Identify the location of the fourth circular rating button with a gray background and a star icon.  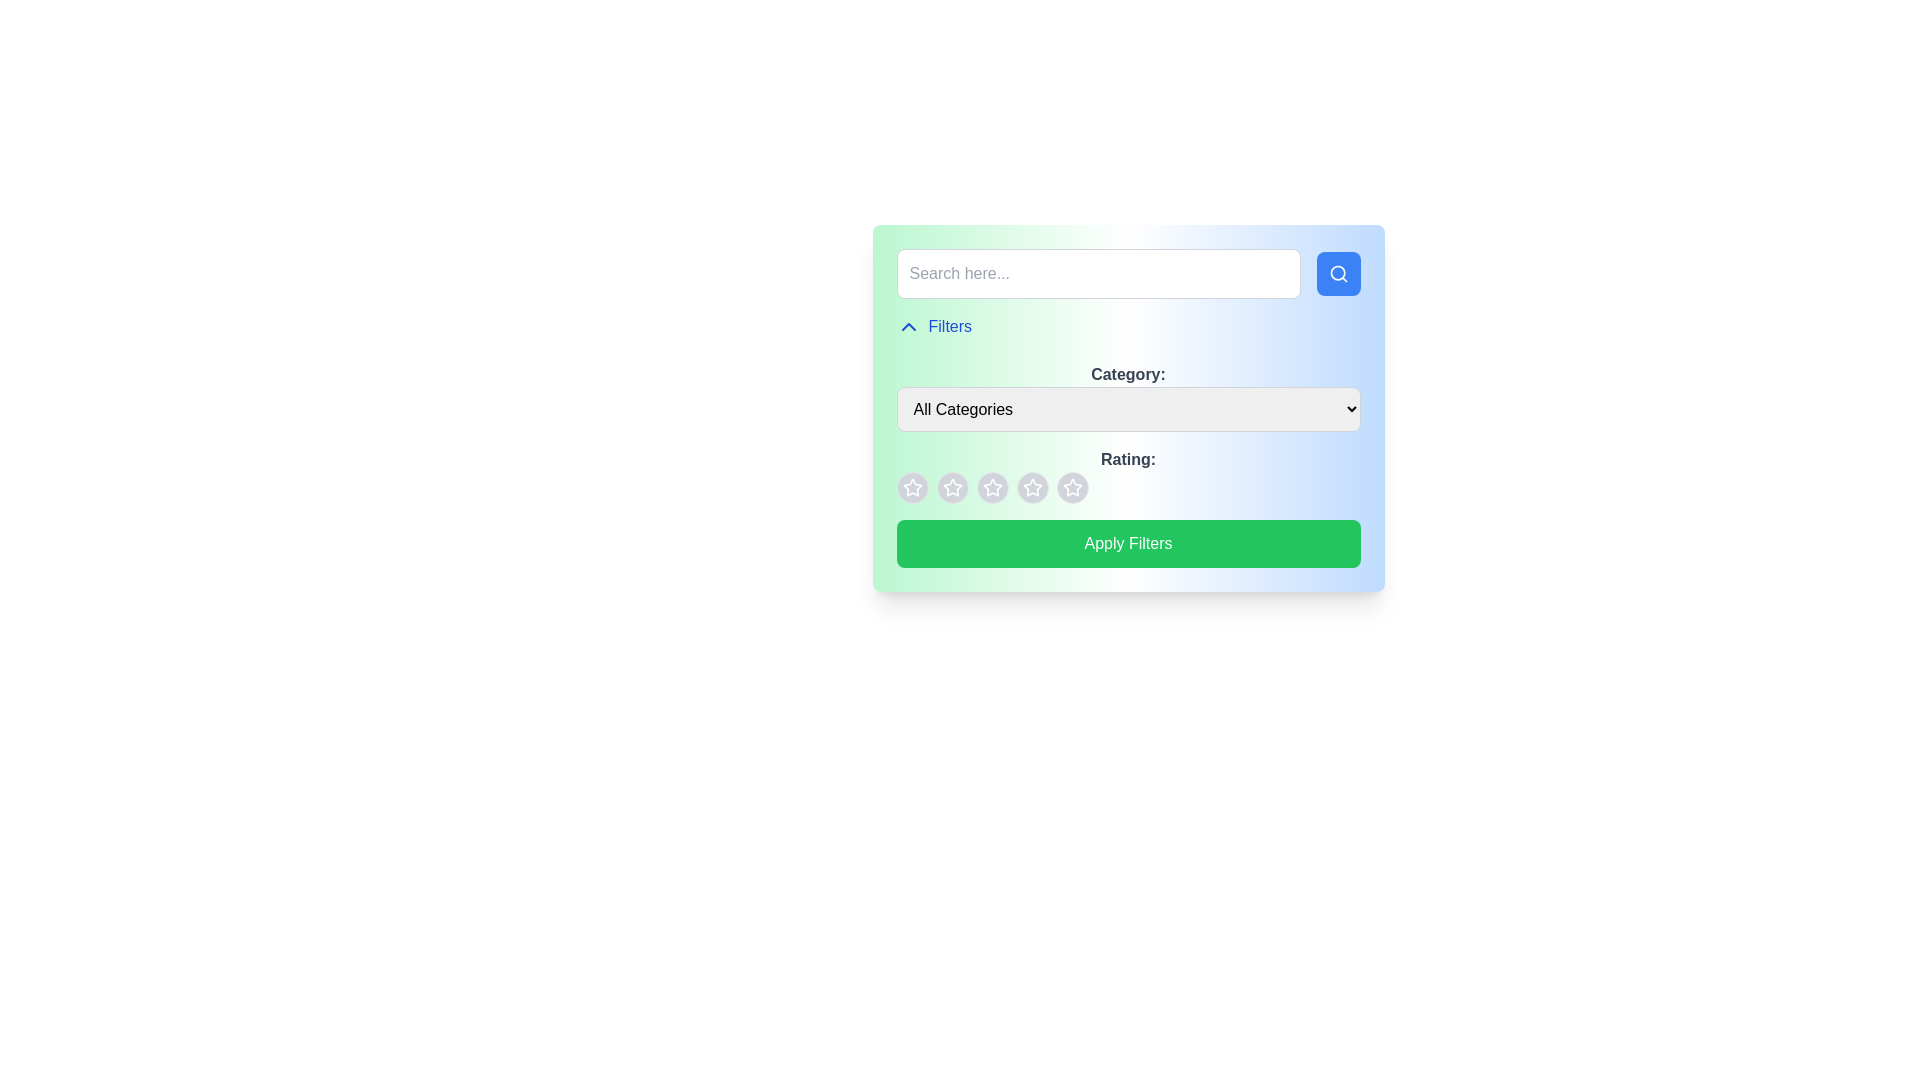
(1032, 488).